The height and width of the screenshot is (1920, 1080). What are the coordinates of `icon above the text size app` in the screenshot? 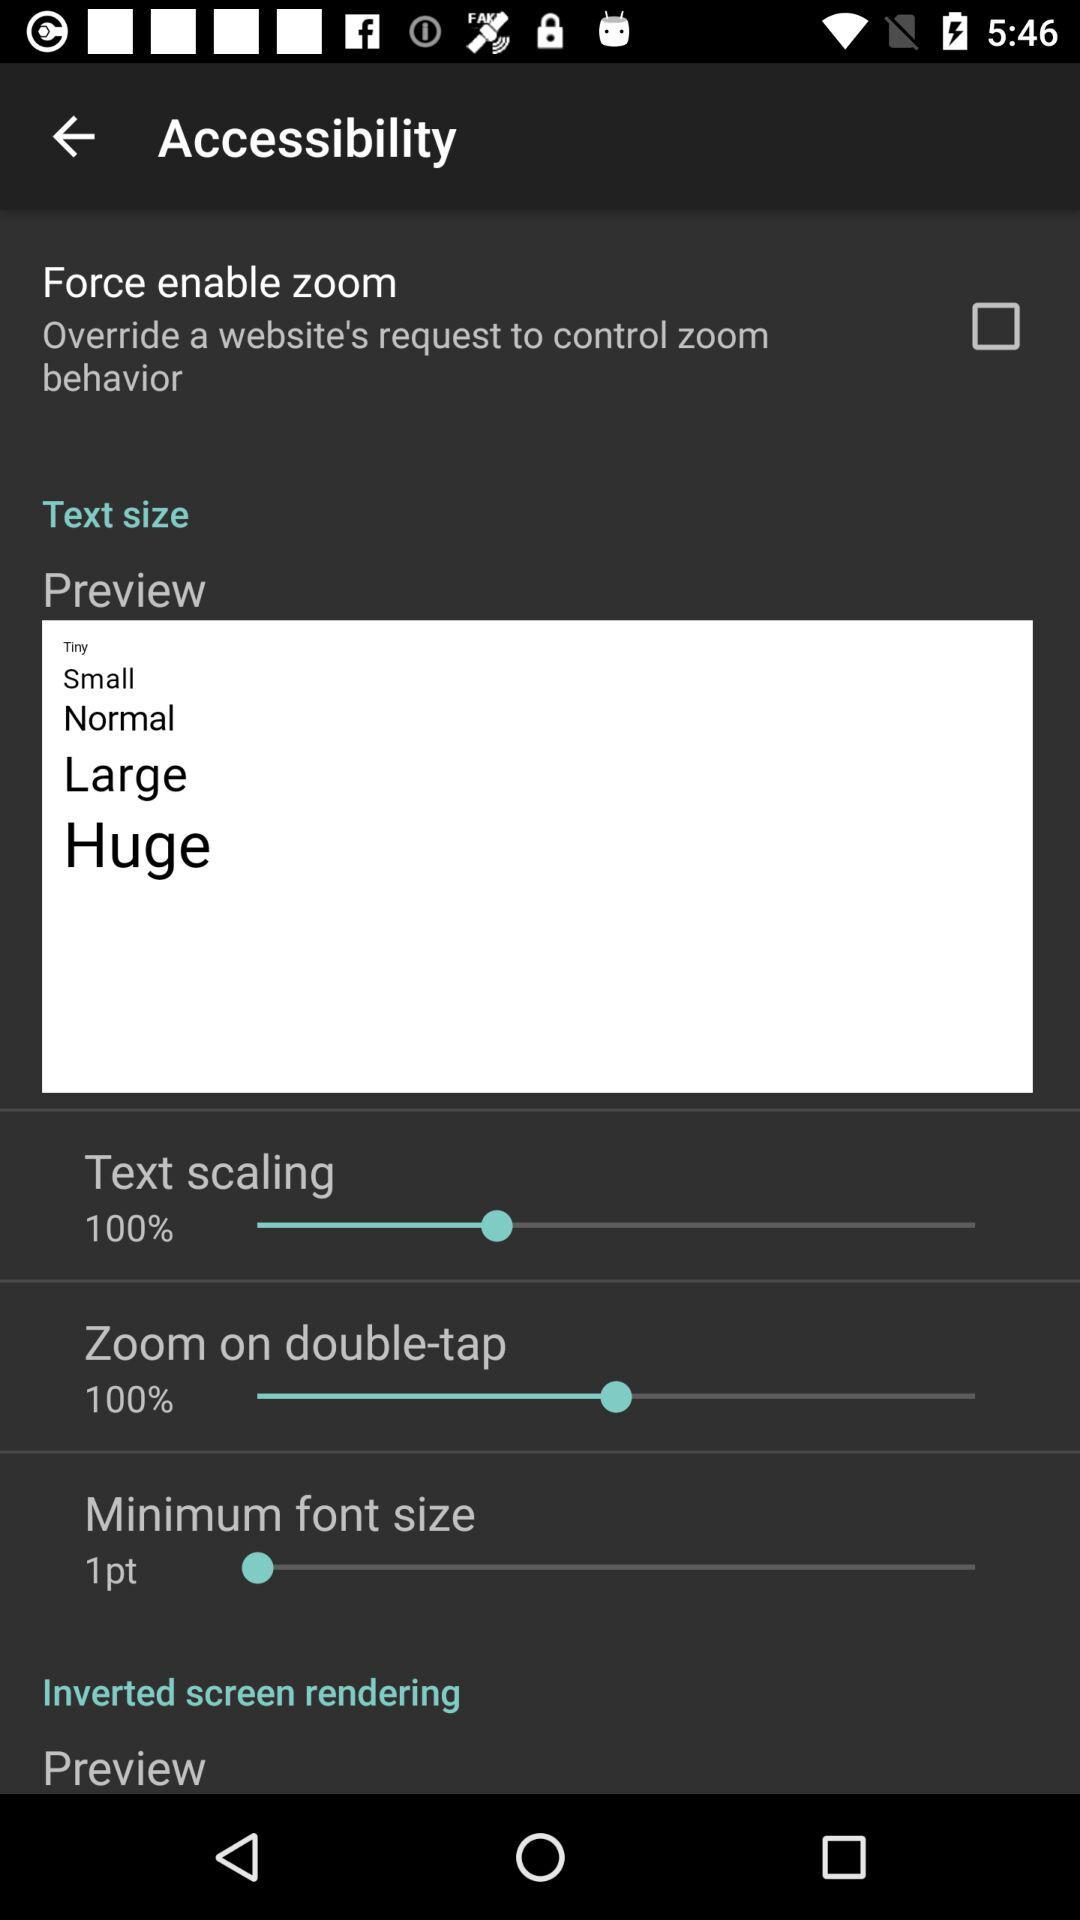 It's located at (477, 355).